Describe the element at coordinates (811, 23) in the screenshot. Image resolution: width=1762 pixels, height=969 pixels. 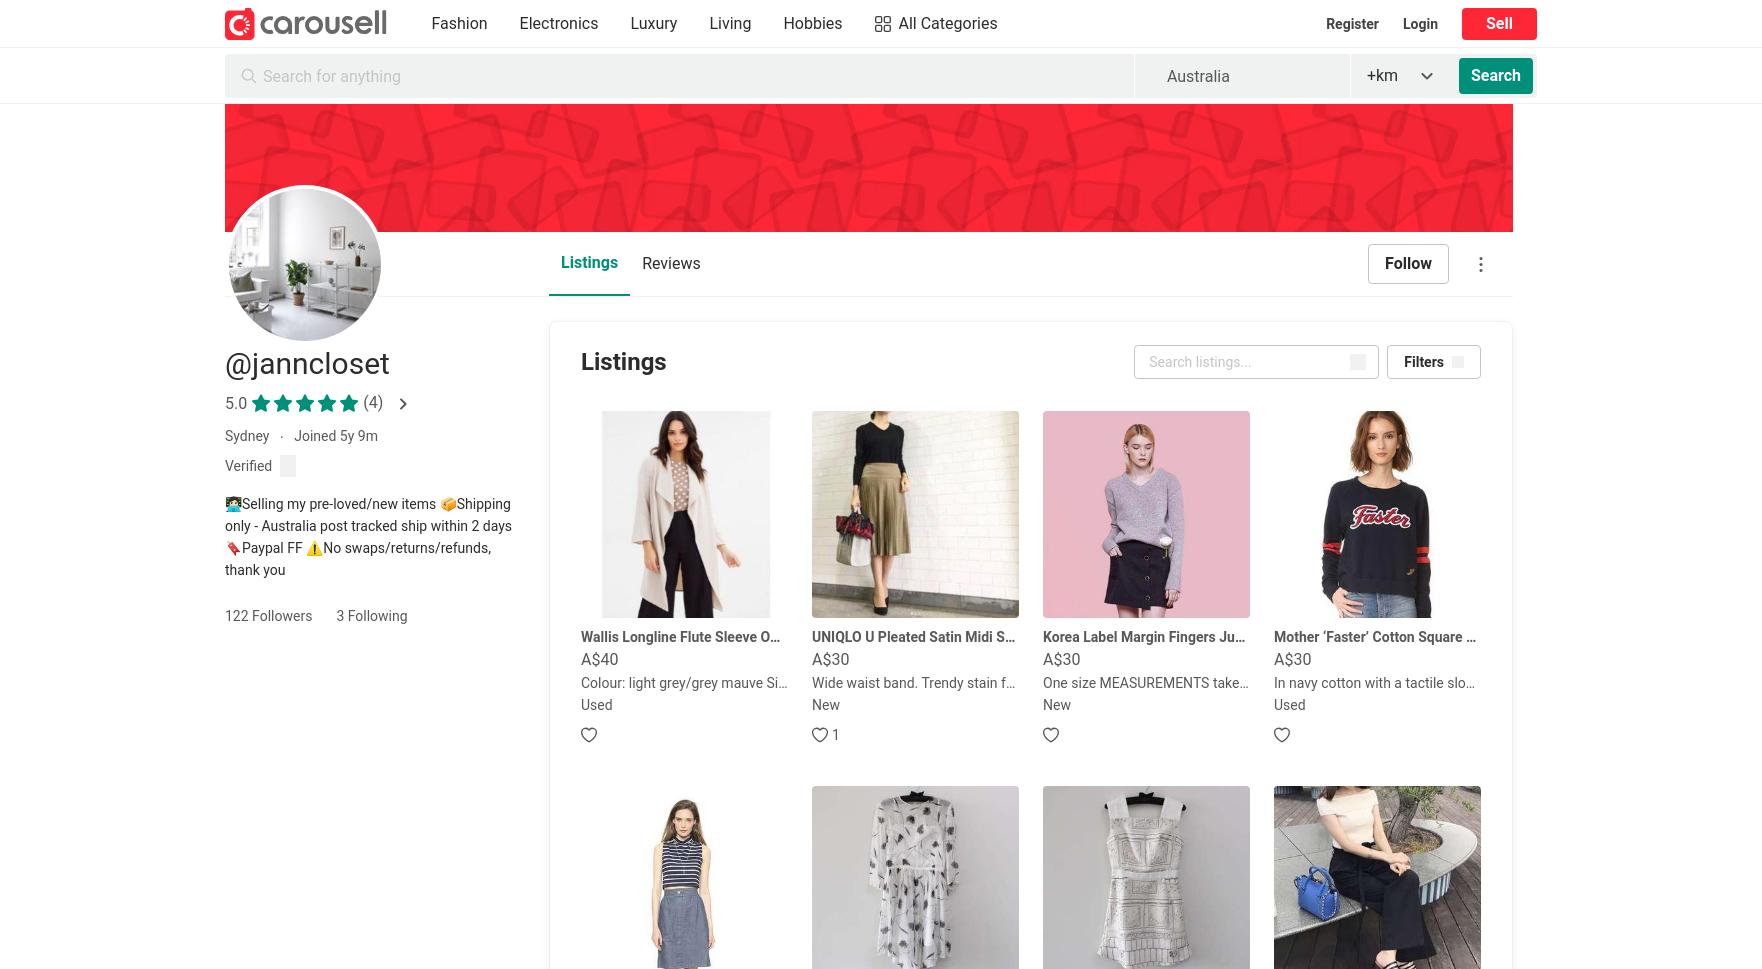
I see `'Hobbies'` at that location.